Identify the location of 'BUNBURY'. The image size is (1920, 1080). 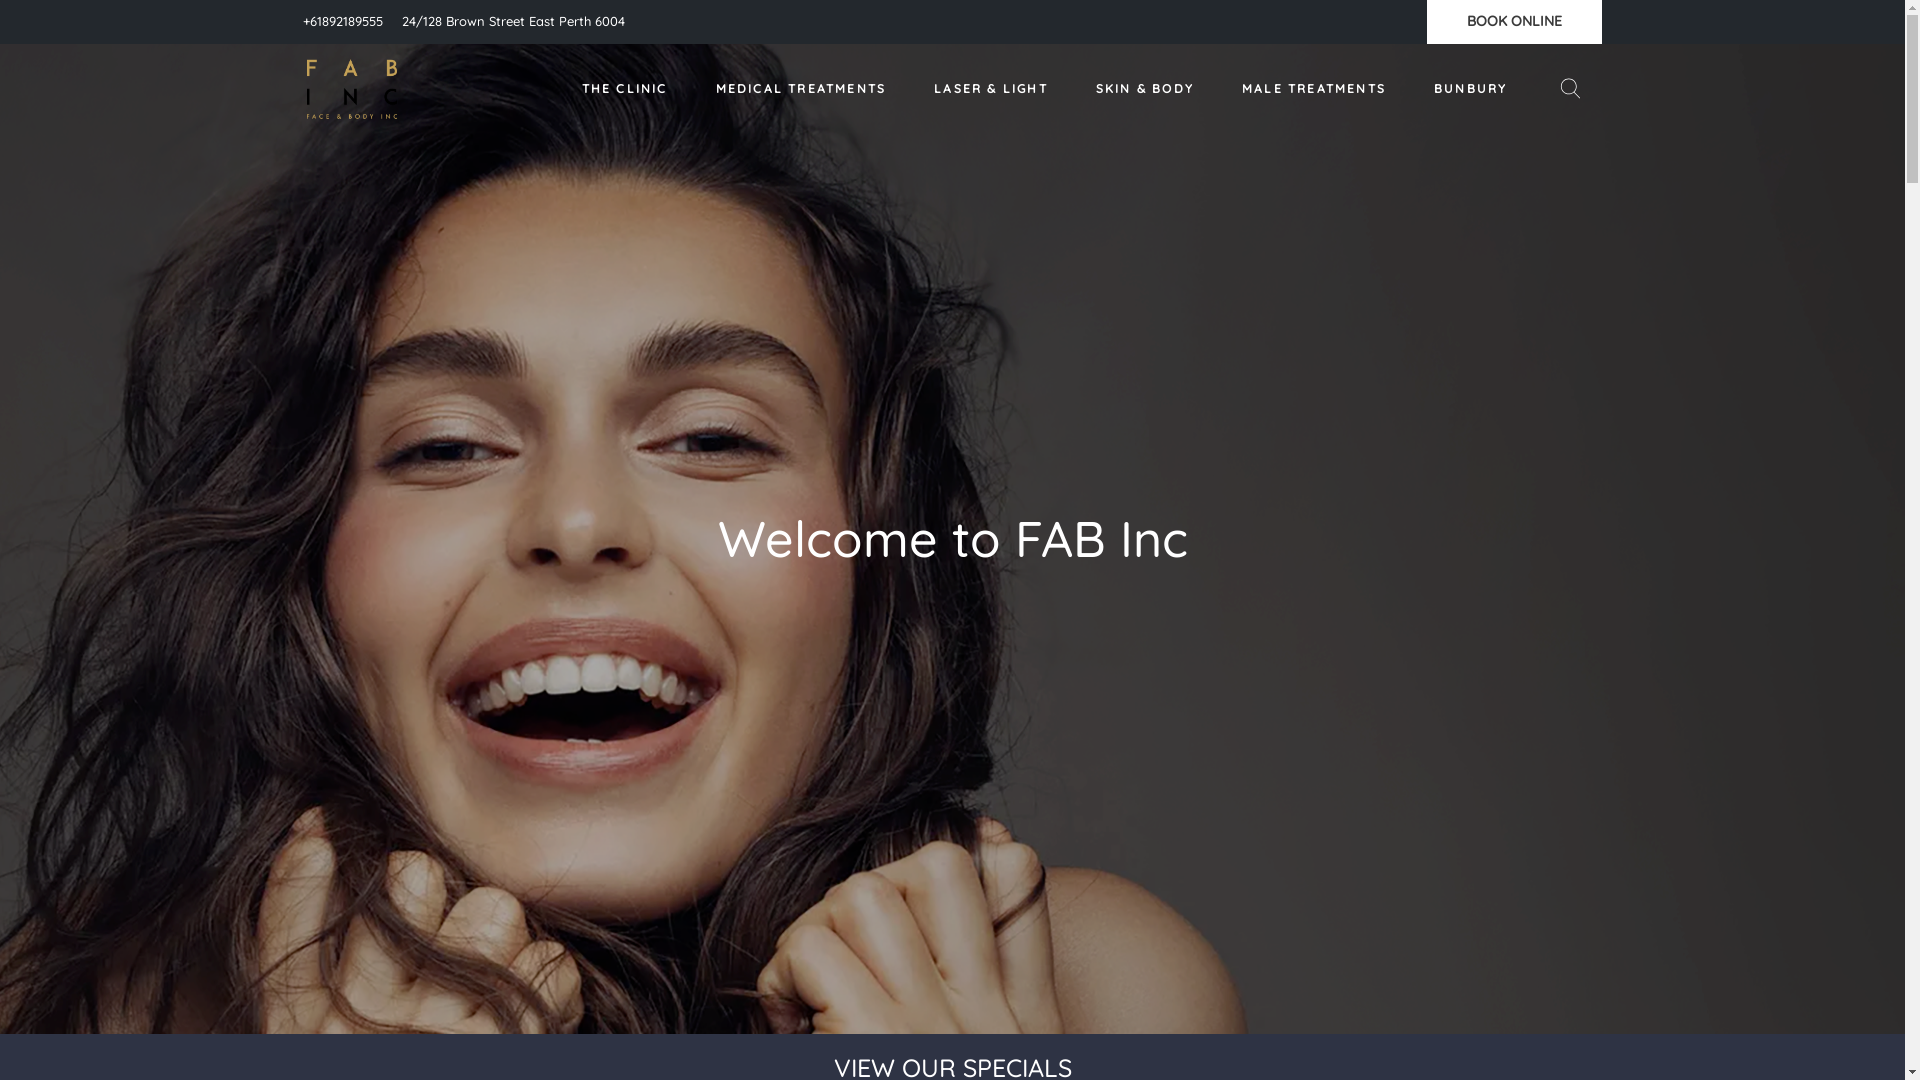
(1470, 87).